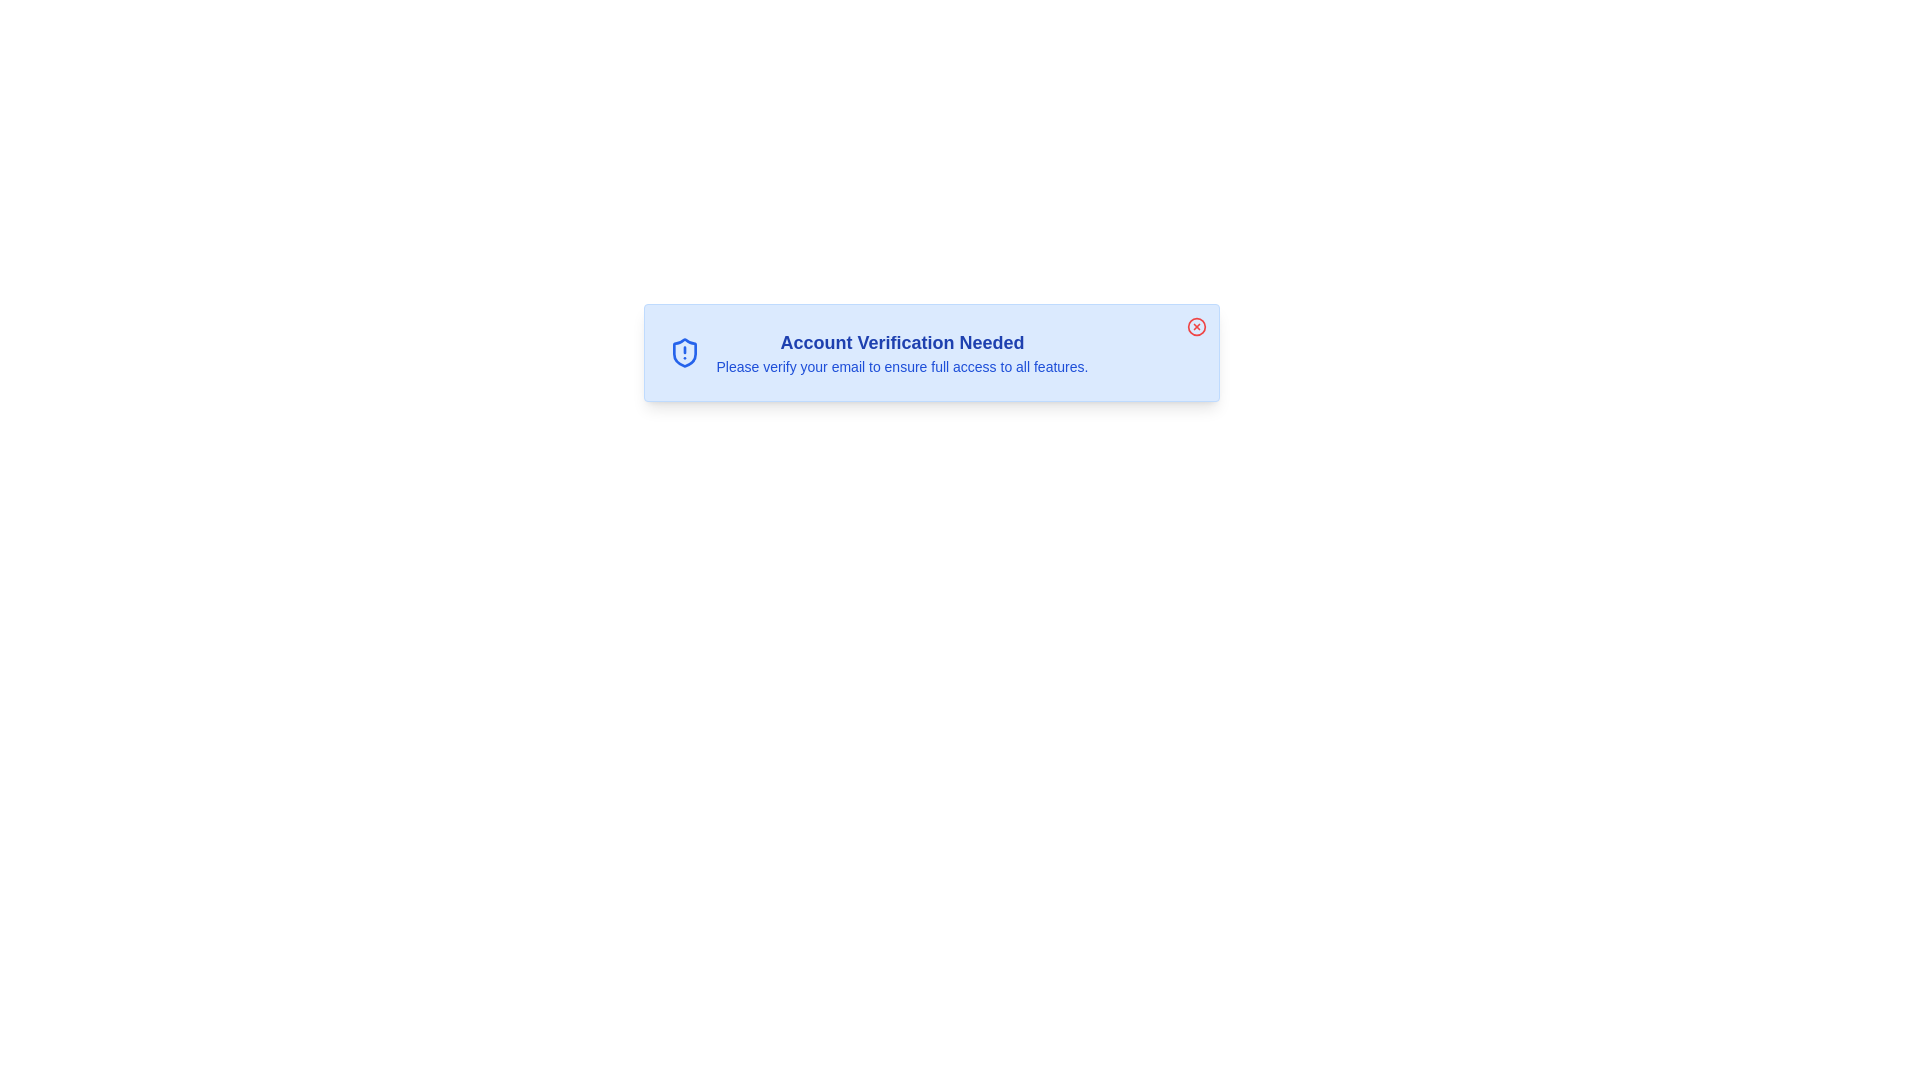 The image size is (1920, 1080). What do you see at coordinates (901, 366) in the screenshot?
I see `informational text that prompts the user to verify their email, located below the heading 'Account Verification Needed' in the notification box` at bounding box center [901, 366].